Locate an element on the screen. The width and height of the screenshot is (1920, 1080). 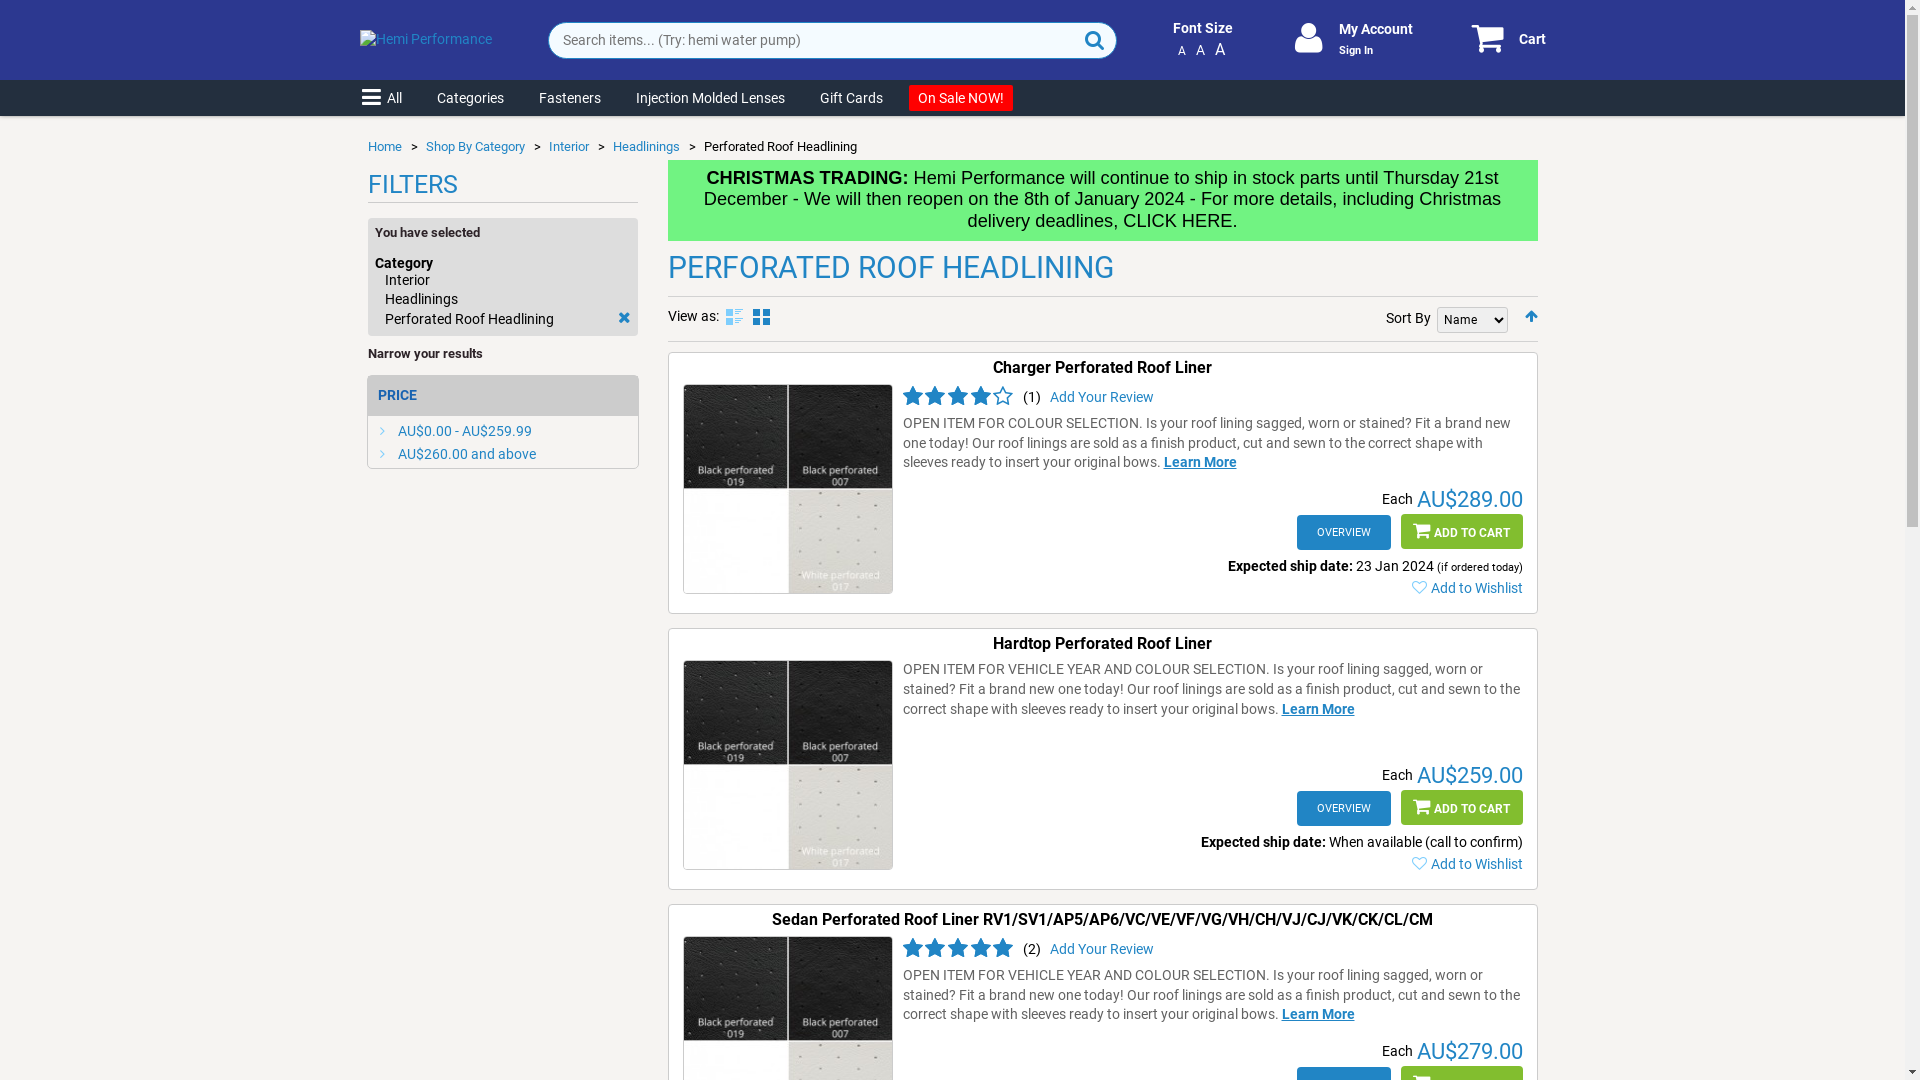
'OVERVIEW' is located at coordinates (1343, 531).